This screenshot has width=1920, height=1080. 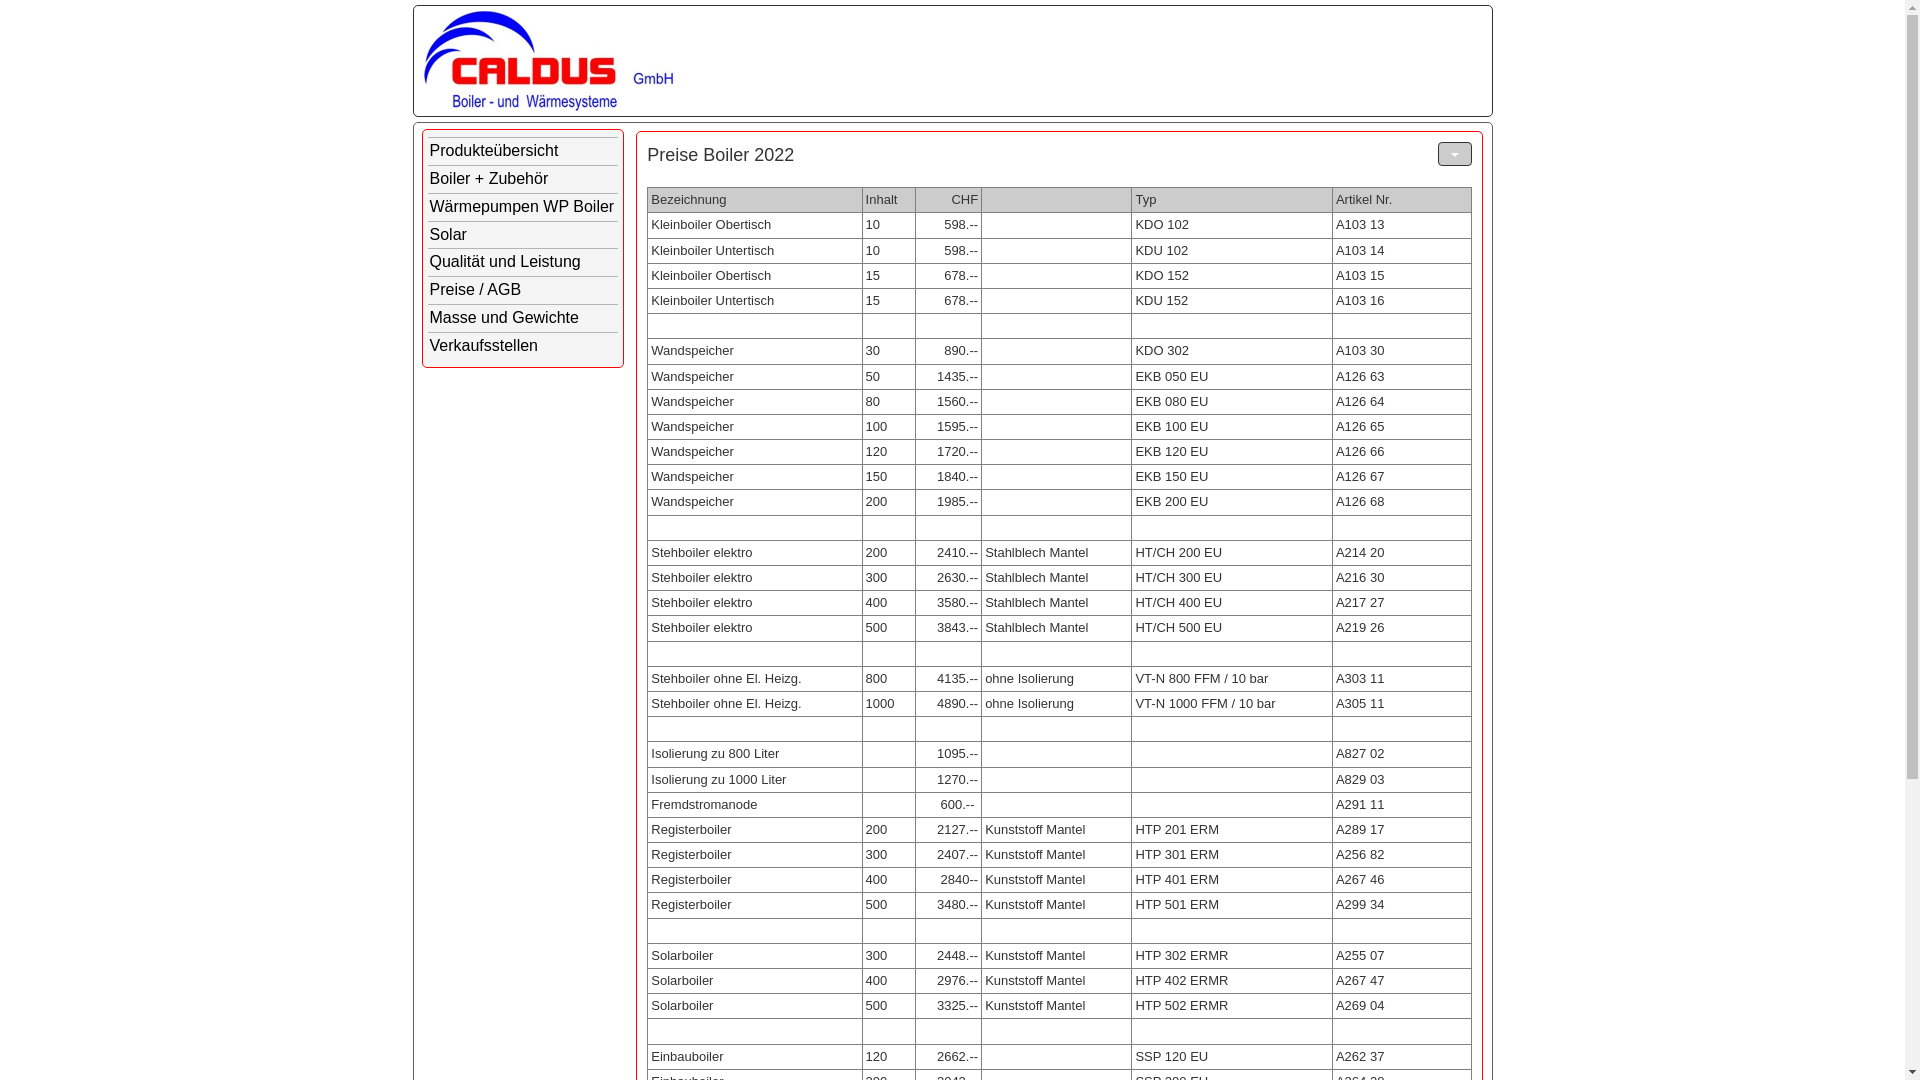 I want to click on 'Verkaufsstellen', so click(x=523, y=345).